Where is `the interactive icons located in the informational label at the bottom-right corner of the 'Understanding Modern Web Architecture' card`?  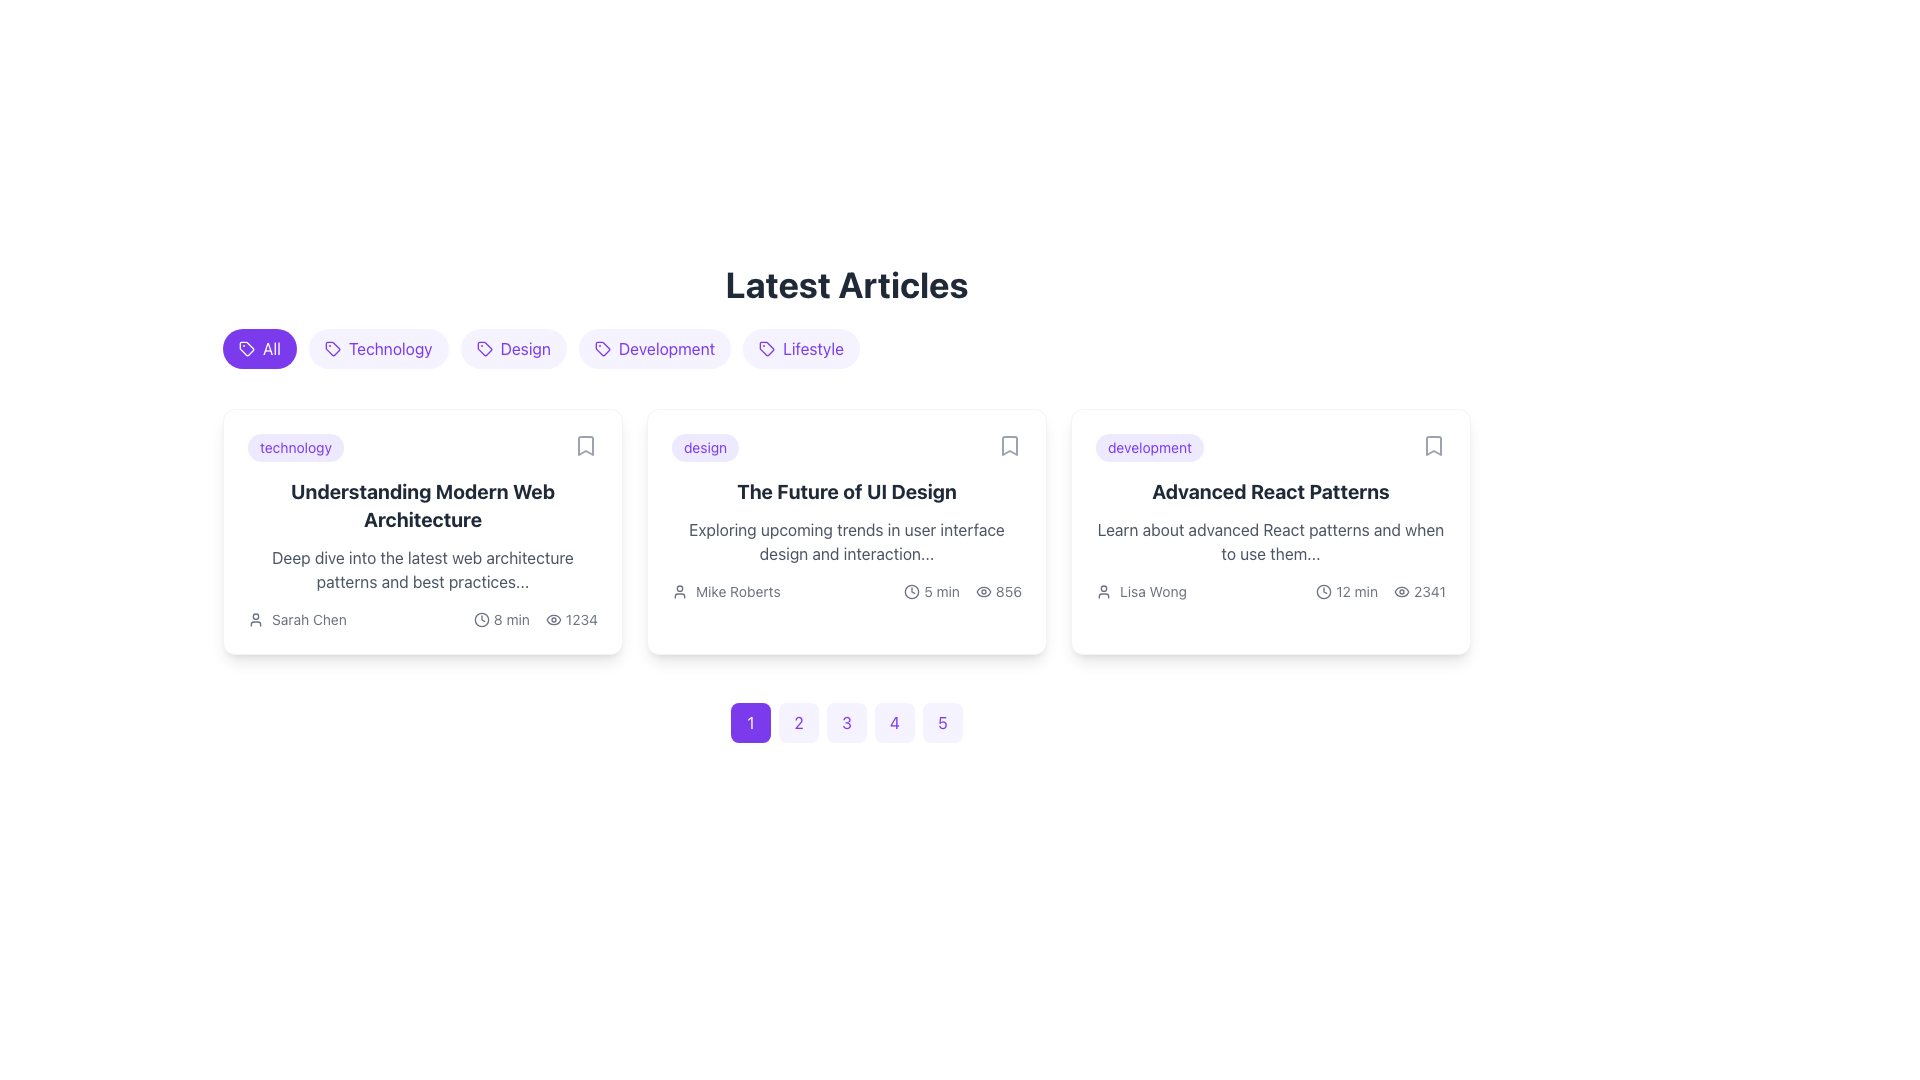 the interactive icons located in the informational label at the bottom-right corner of the 'Understanding Modern Web Architecture' card is located at coordinates (535, 619).